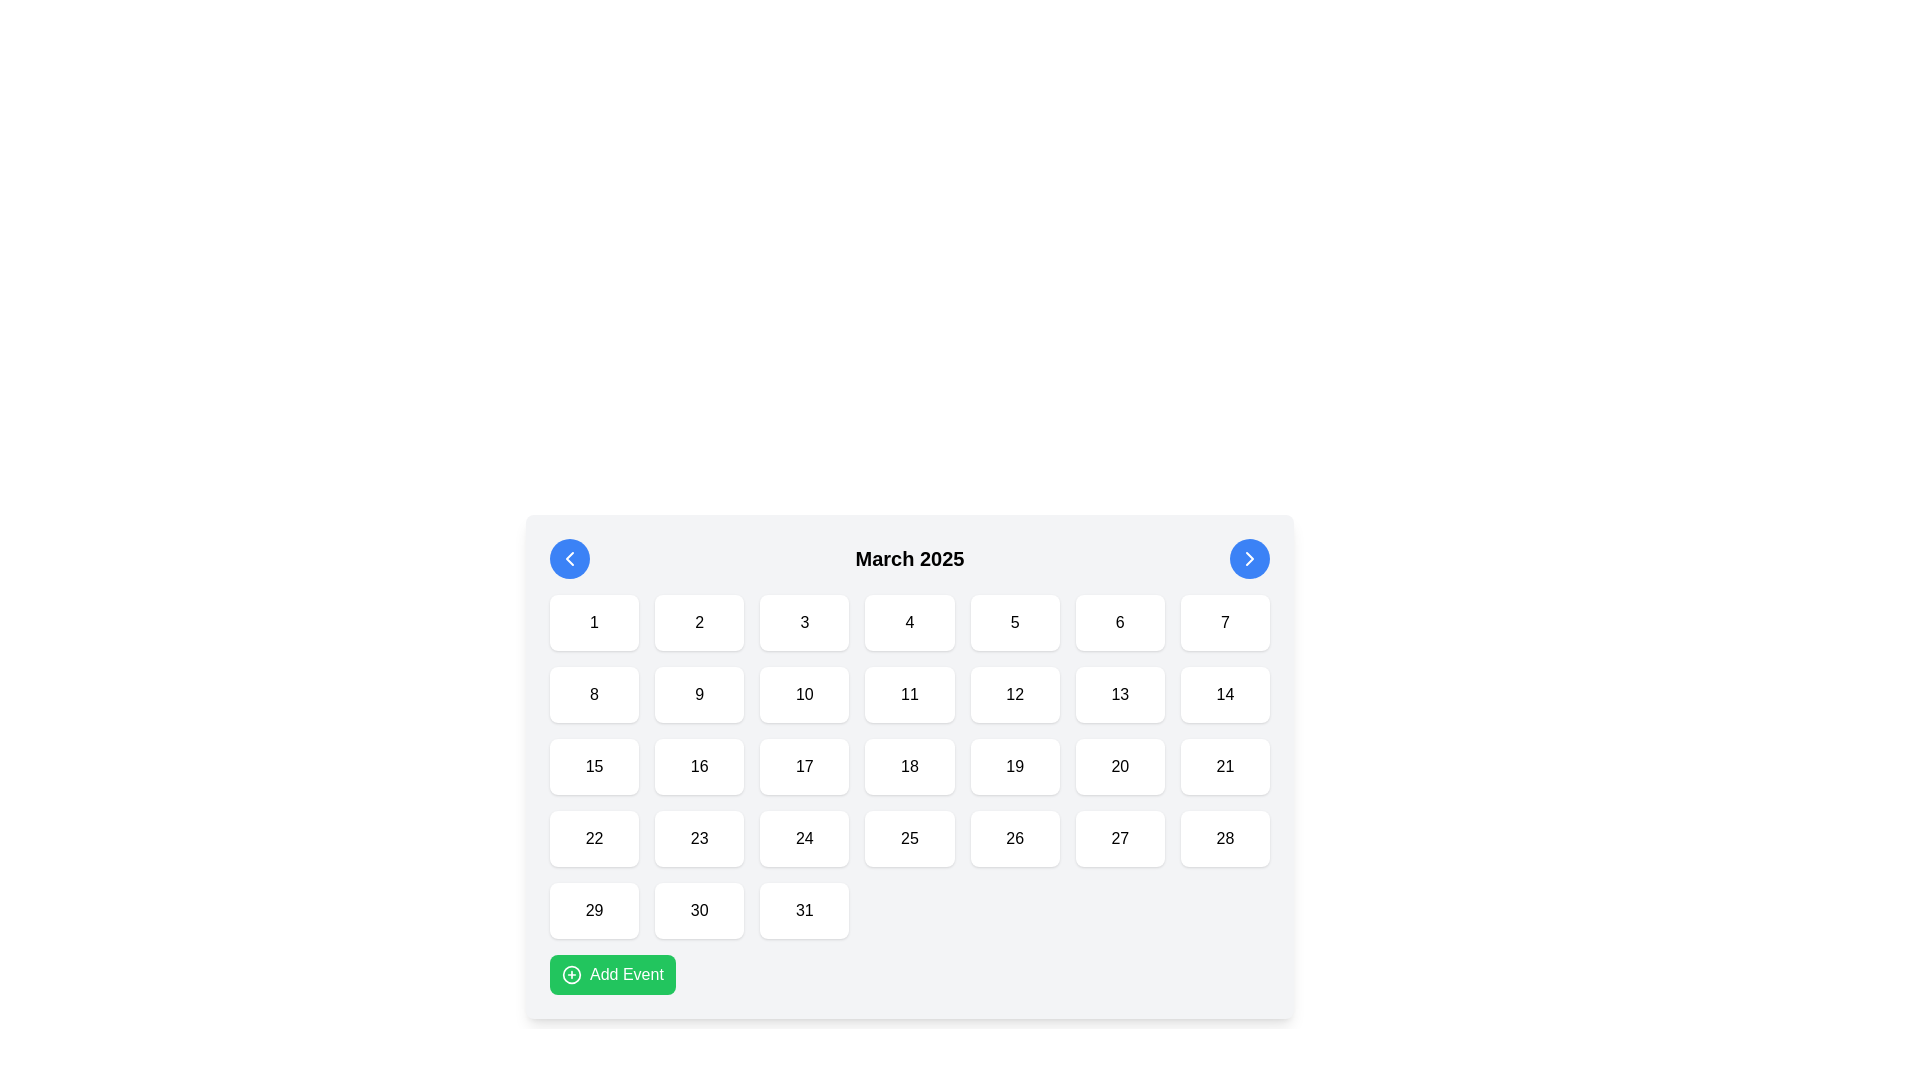 Image resolution: width=1920 pixels, height=1080 pixels. I want to click on to select the day represented by the 30th cell in the calendar grid for March 2025, located in the 5th row and 2nd column, so click(699, 910).